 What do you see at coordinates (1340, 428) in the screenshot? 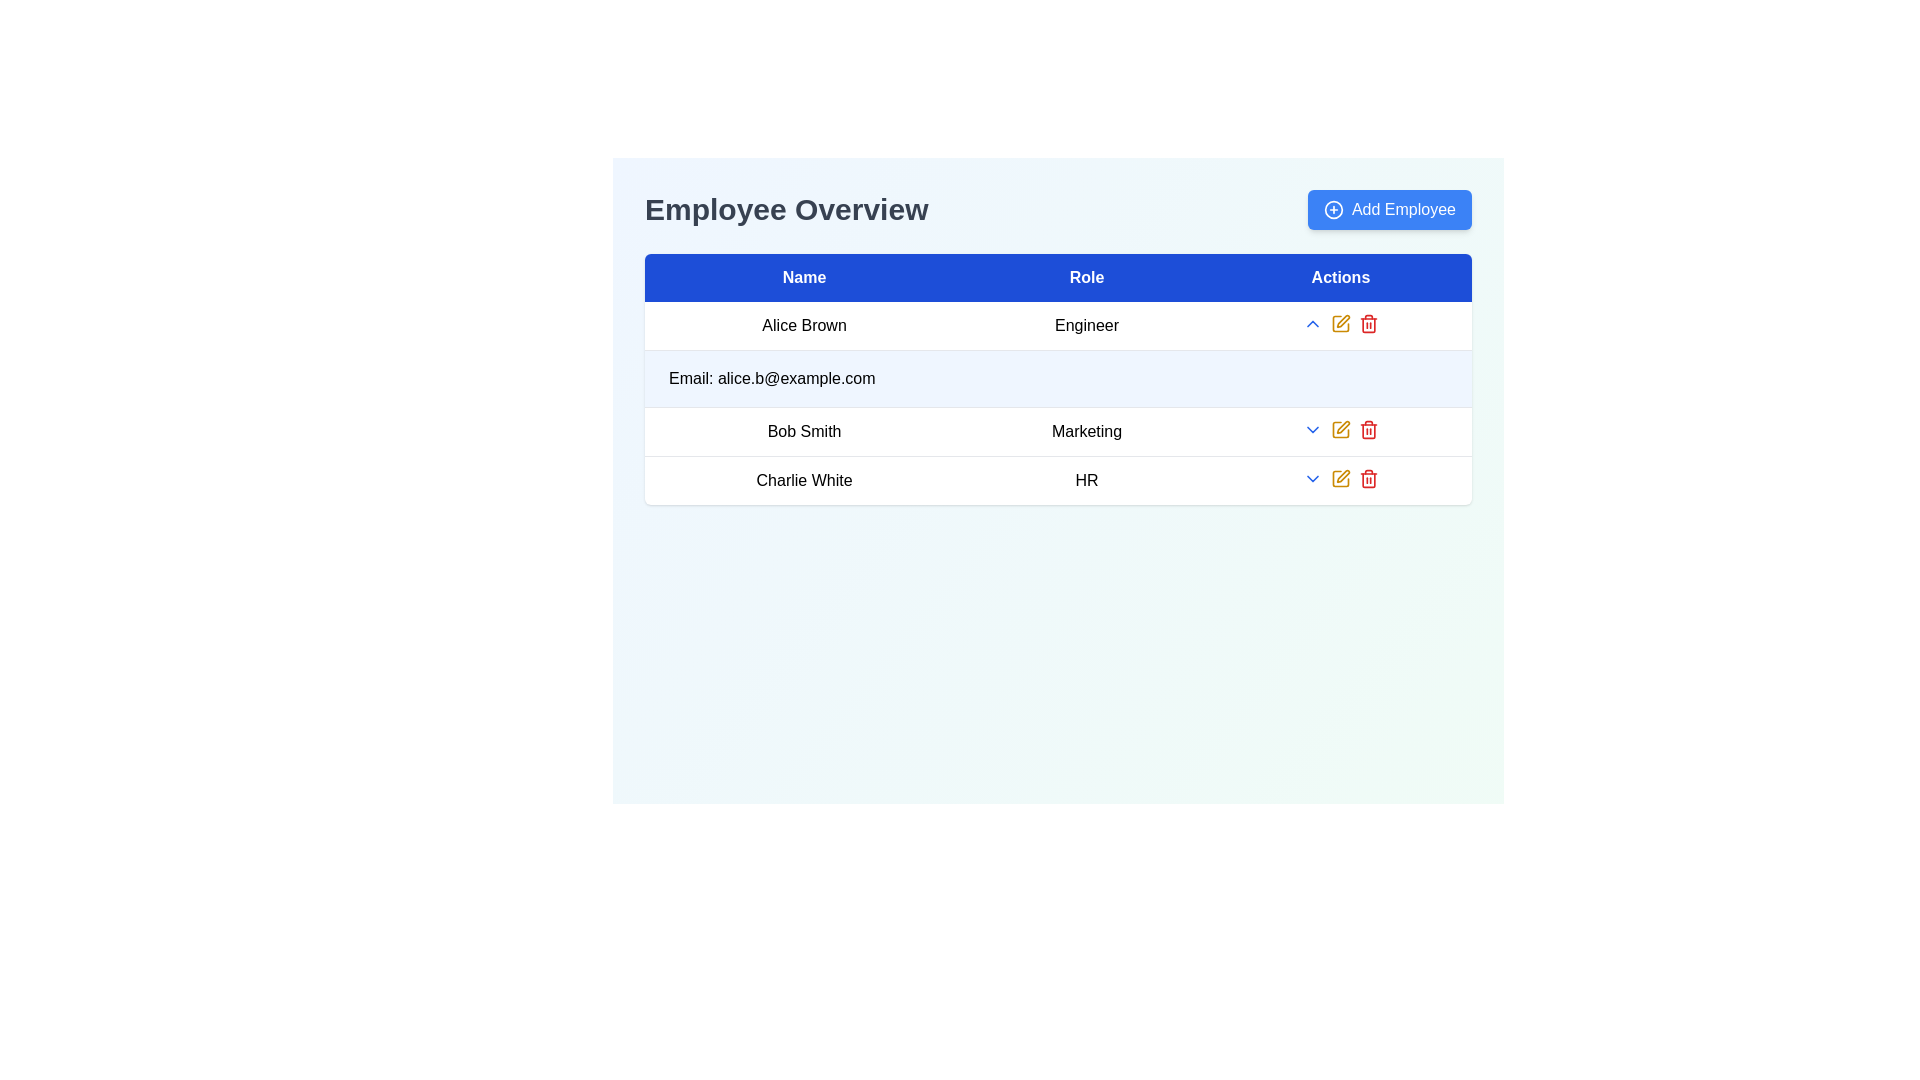
I see `the 'edit' action button for the 'Bob Smith' row in the employee list table` at bounding box center [1340, 428].